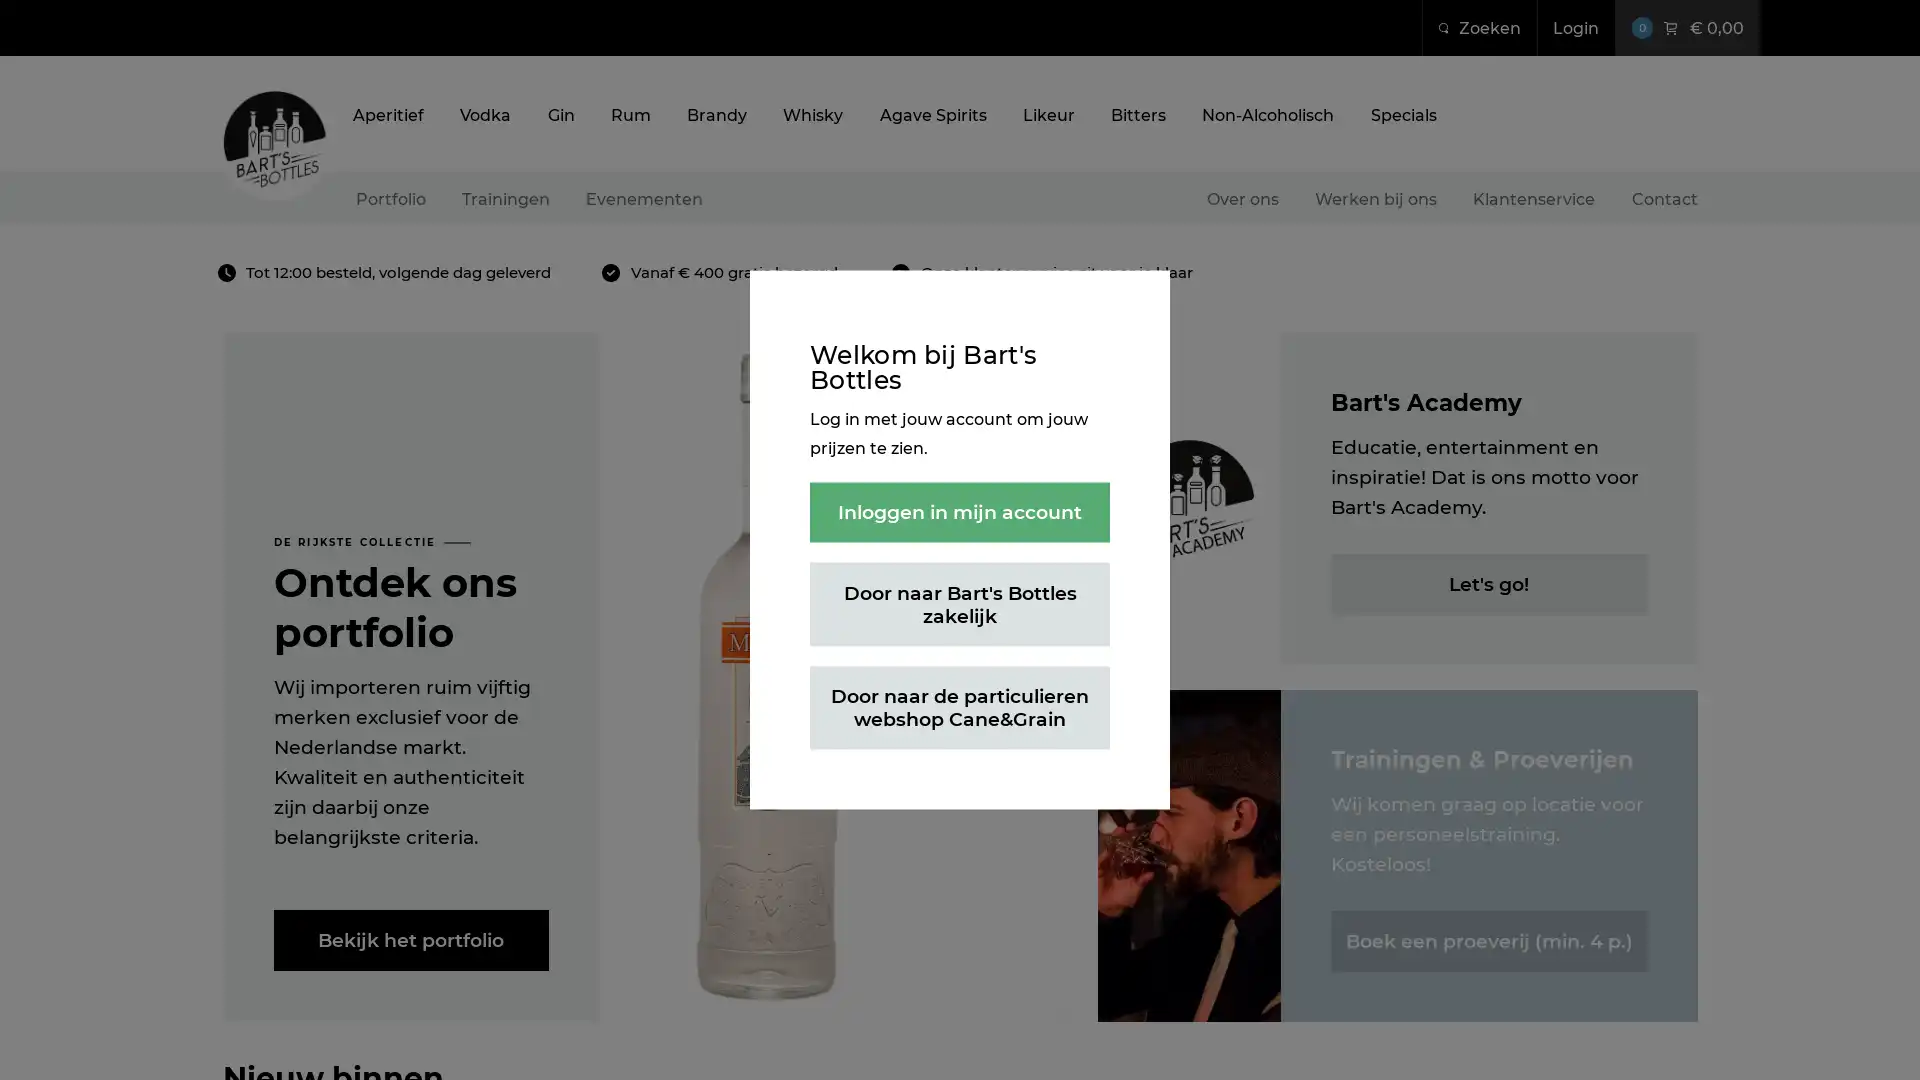 Image resolution: width=1920 pixels, height=1080 pixels. I want to click on Door naar de particulieren webshop Cane&Grain, so click(960, 706).